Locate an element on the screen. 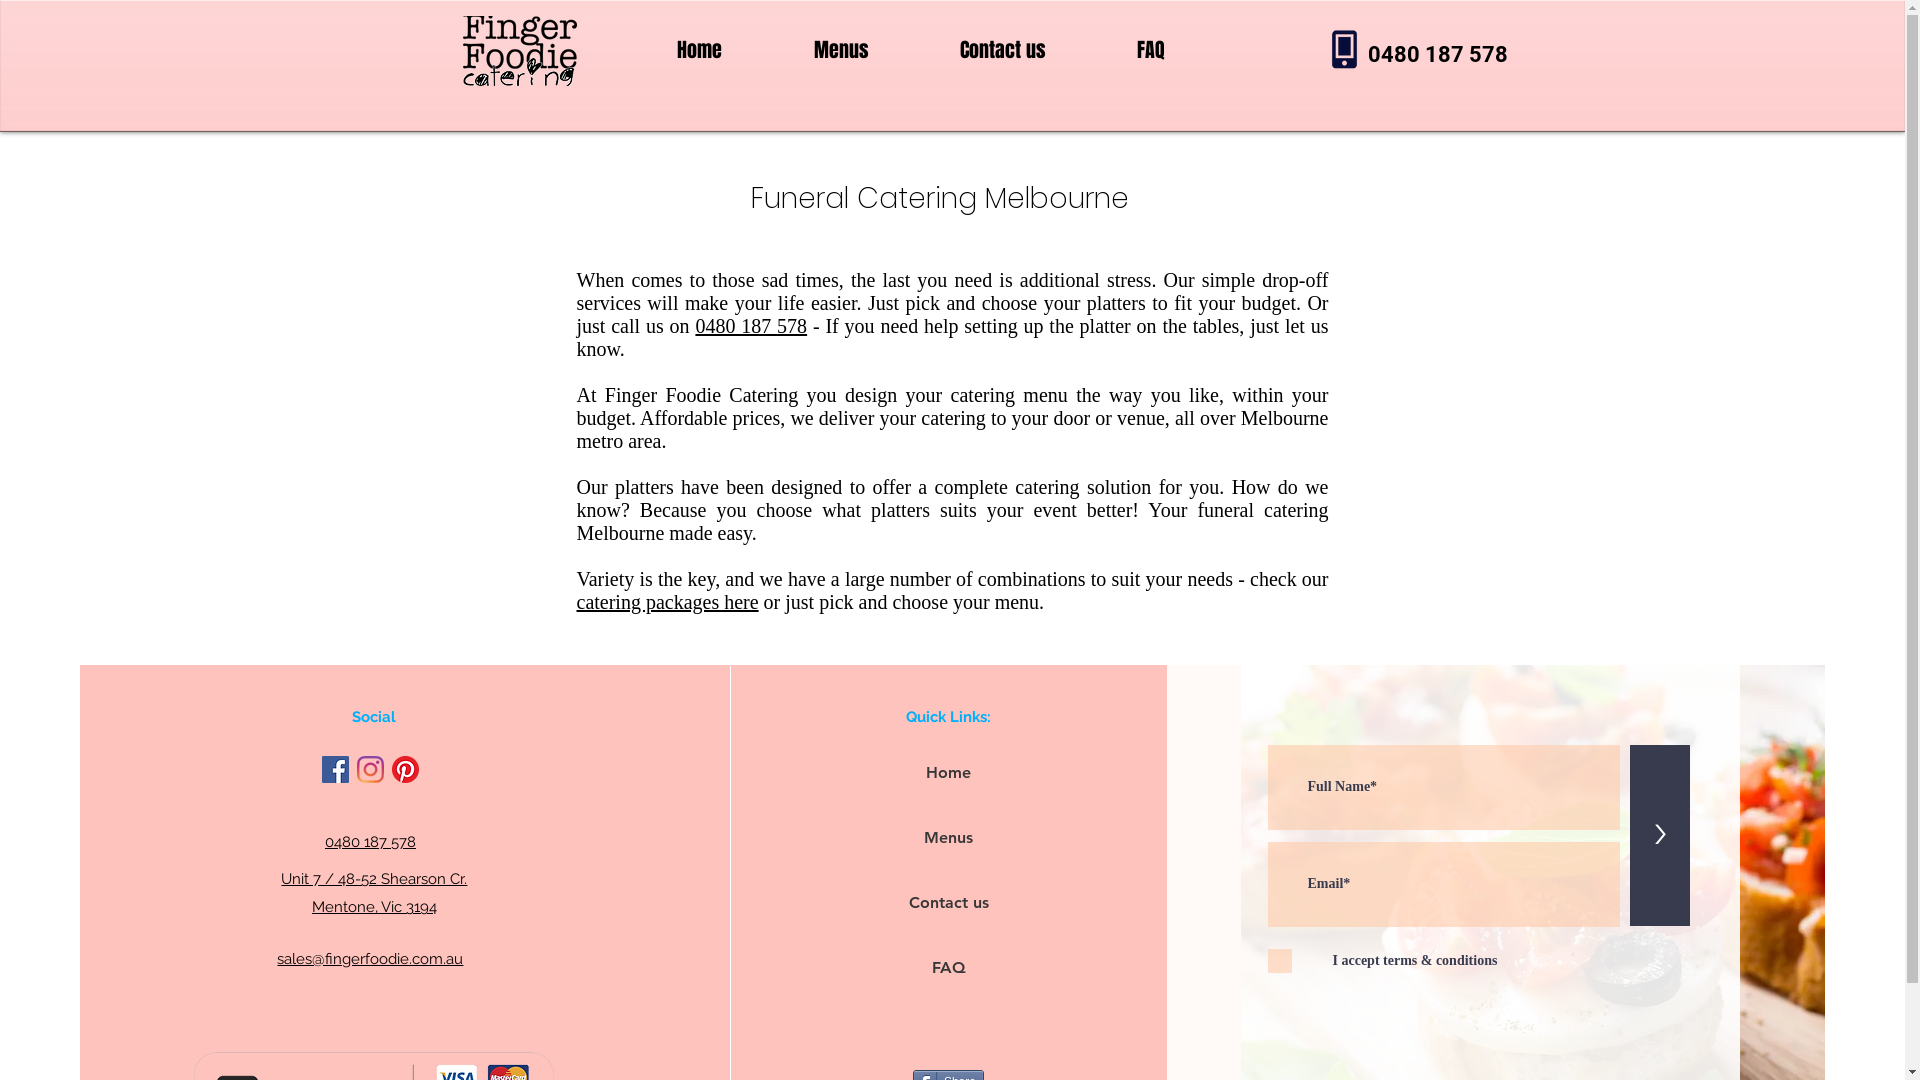 This screenshot has height=1080, width=1920. 'Unit 7 / 48-52 Shearson Cr.' is located at coordinates (280, 878).